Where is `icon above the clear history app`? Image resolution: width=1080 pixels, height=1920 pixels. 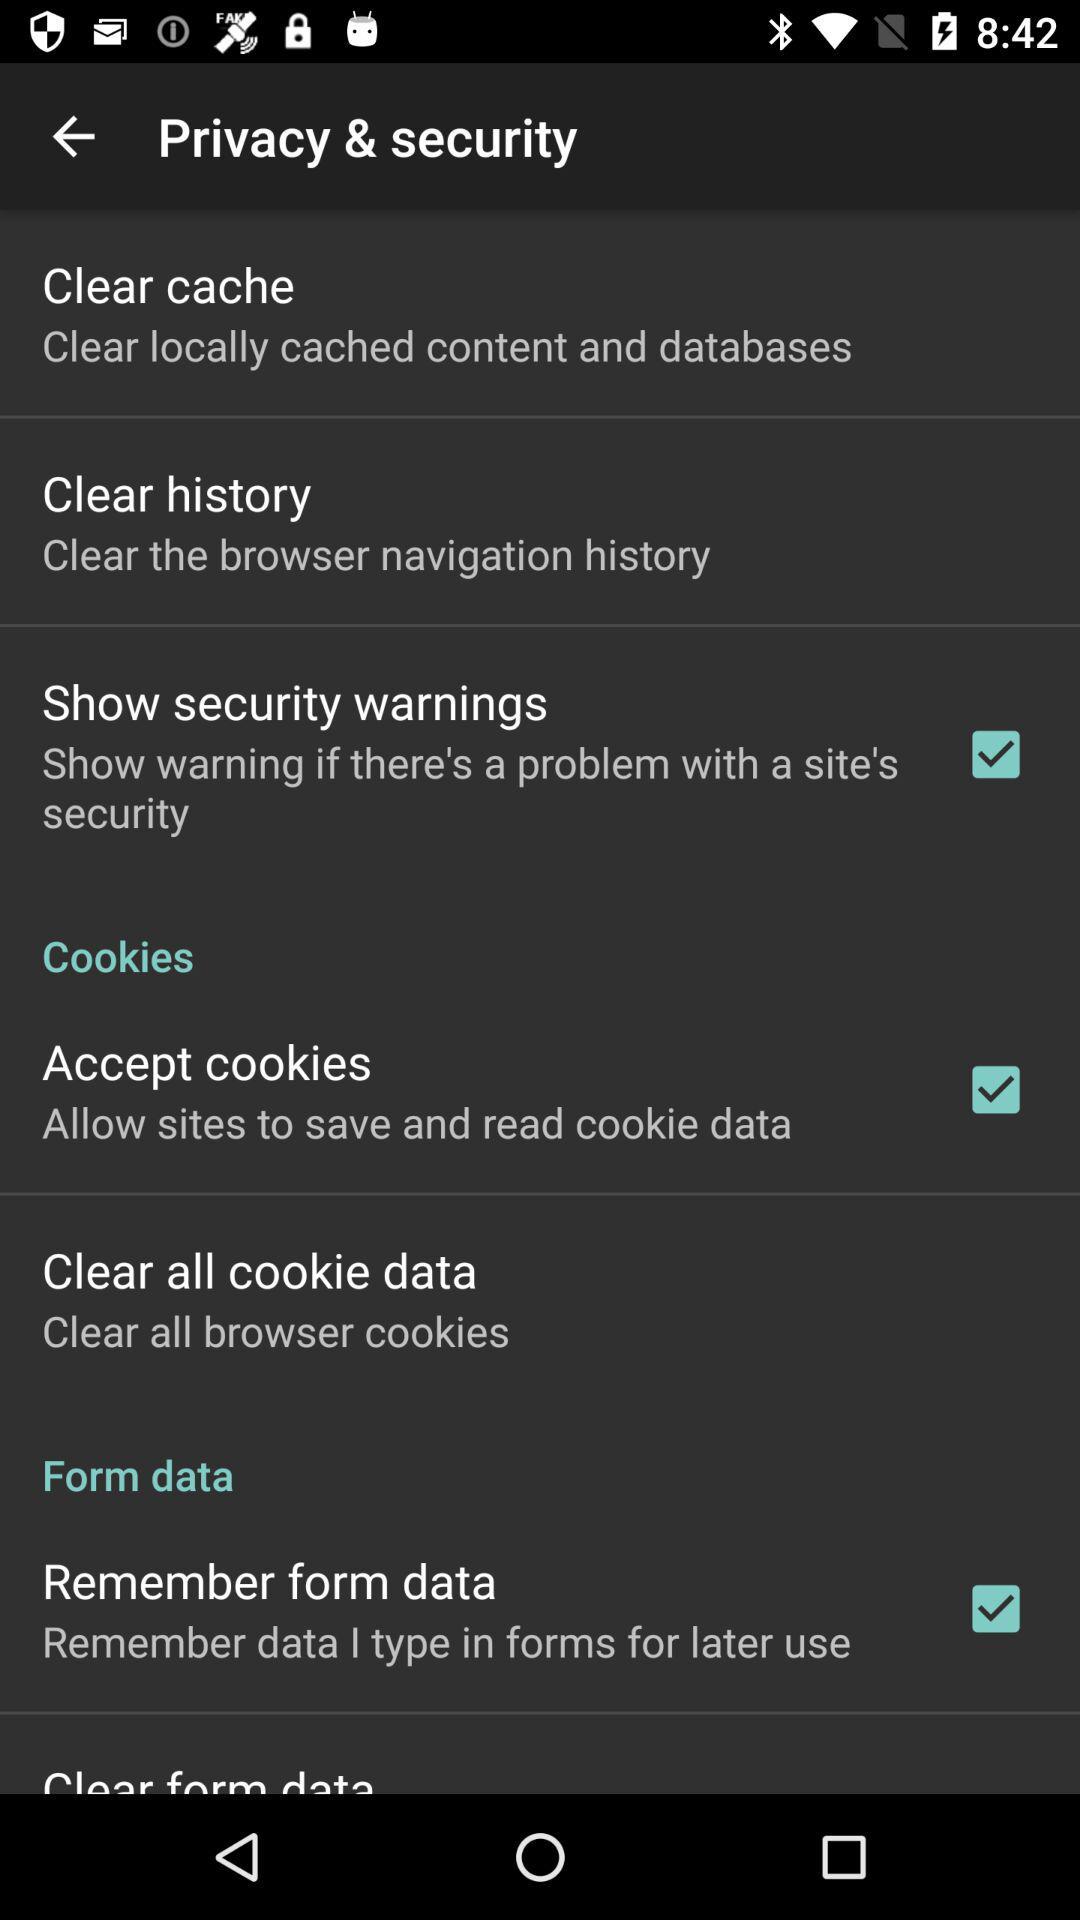 icon above the clear history app is located at coordinates (446, 345).